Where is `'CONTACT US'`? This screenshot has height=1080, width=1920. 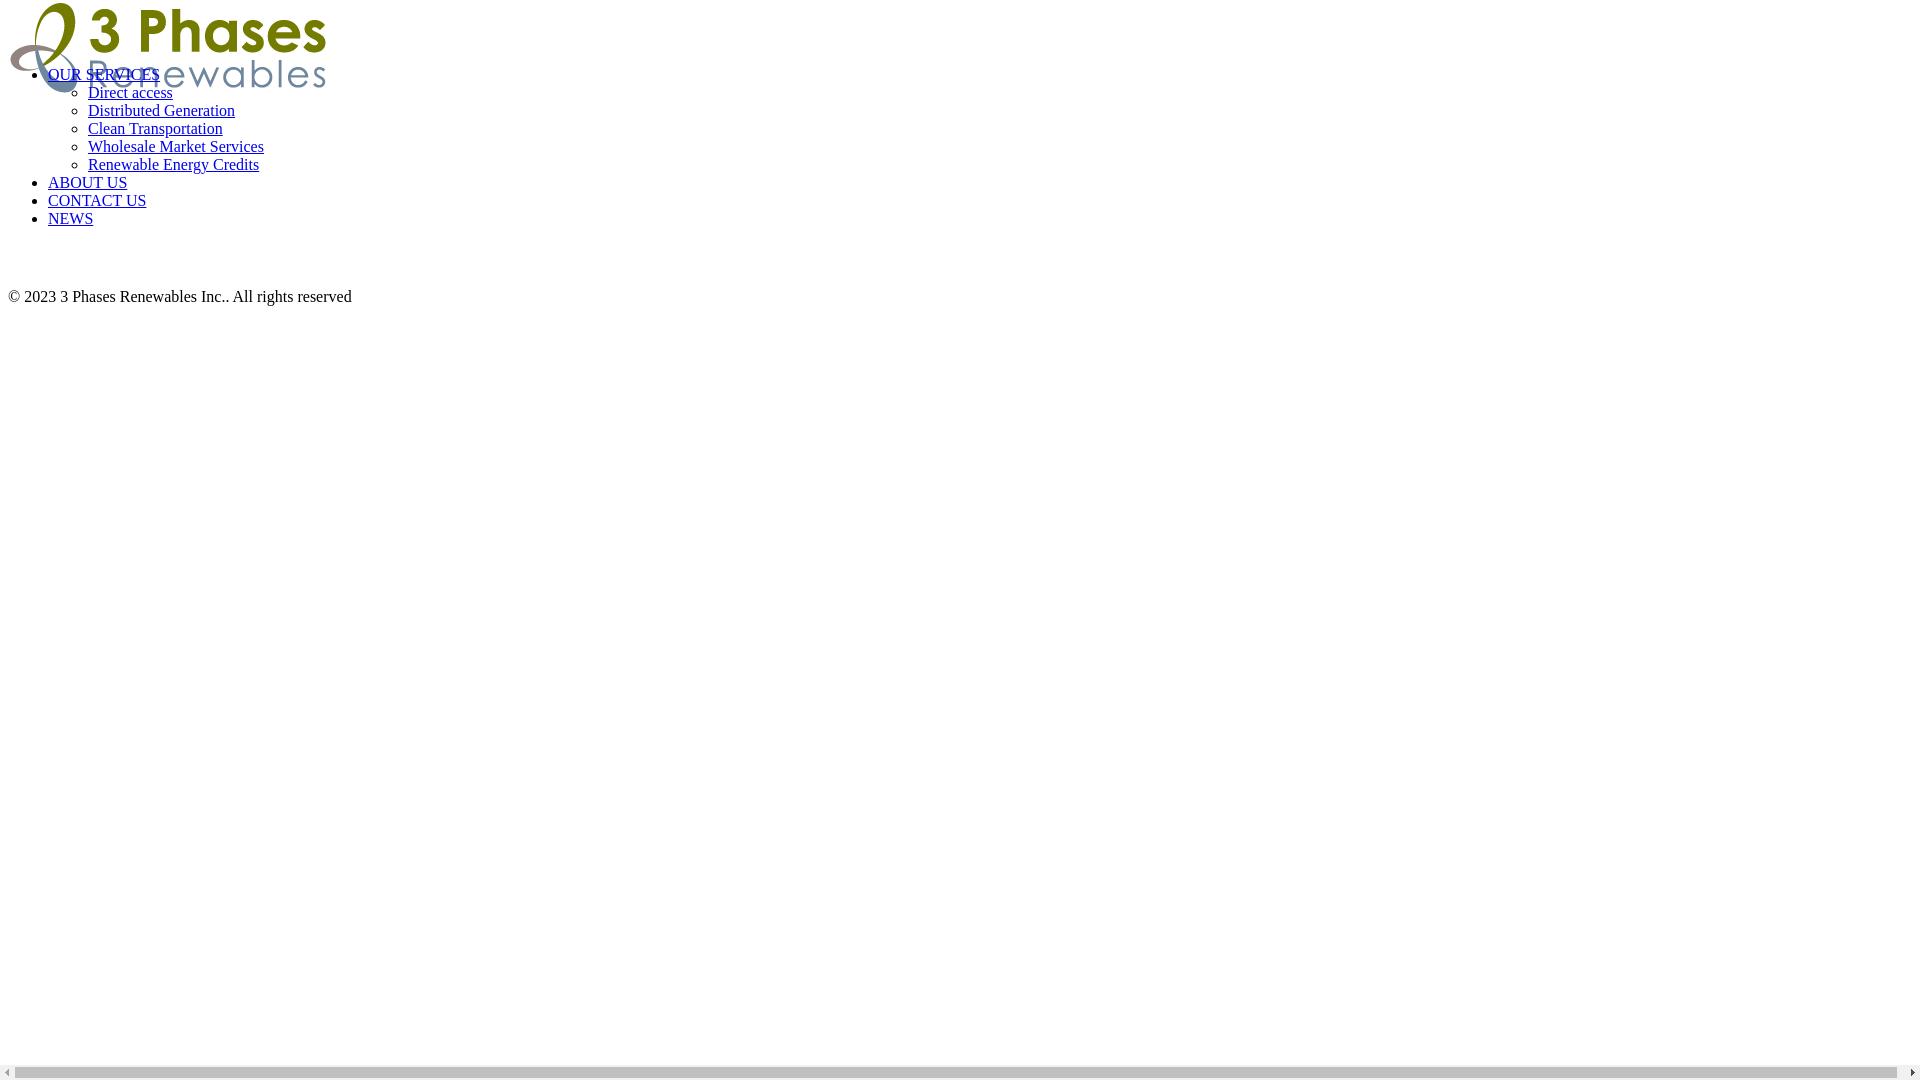 'CONTACT US' is located at coordinates (48, 200).